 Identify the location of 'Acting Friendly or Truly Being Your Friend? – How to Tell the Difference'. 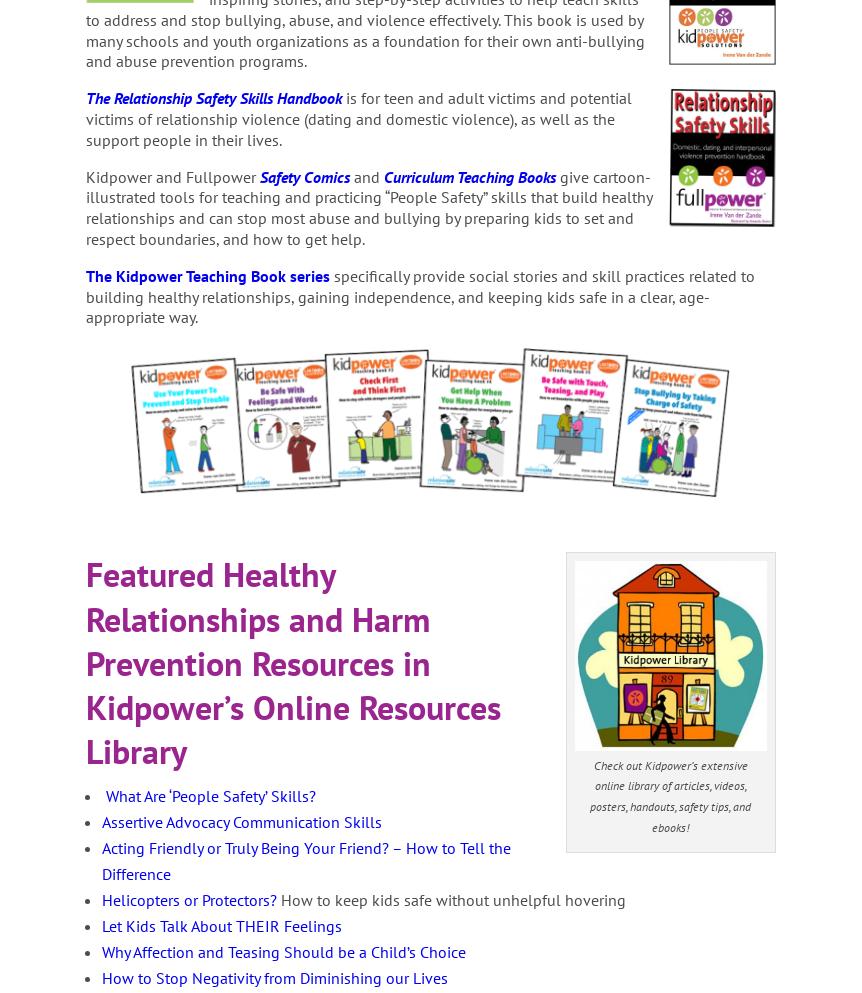
(306, 860).